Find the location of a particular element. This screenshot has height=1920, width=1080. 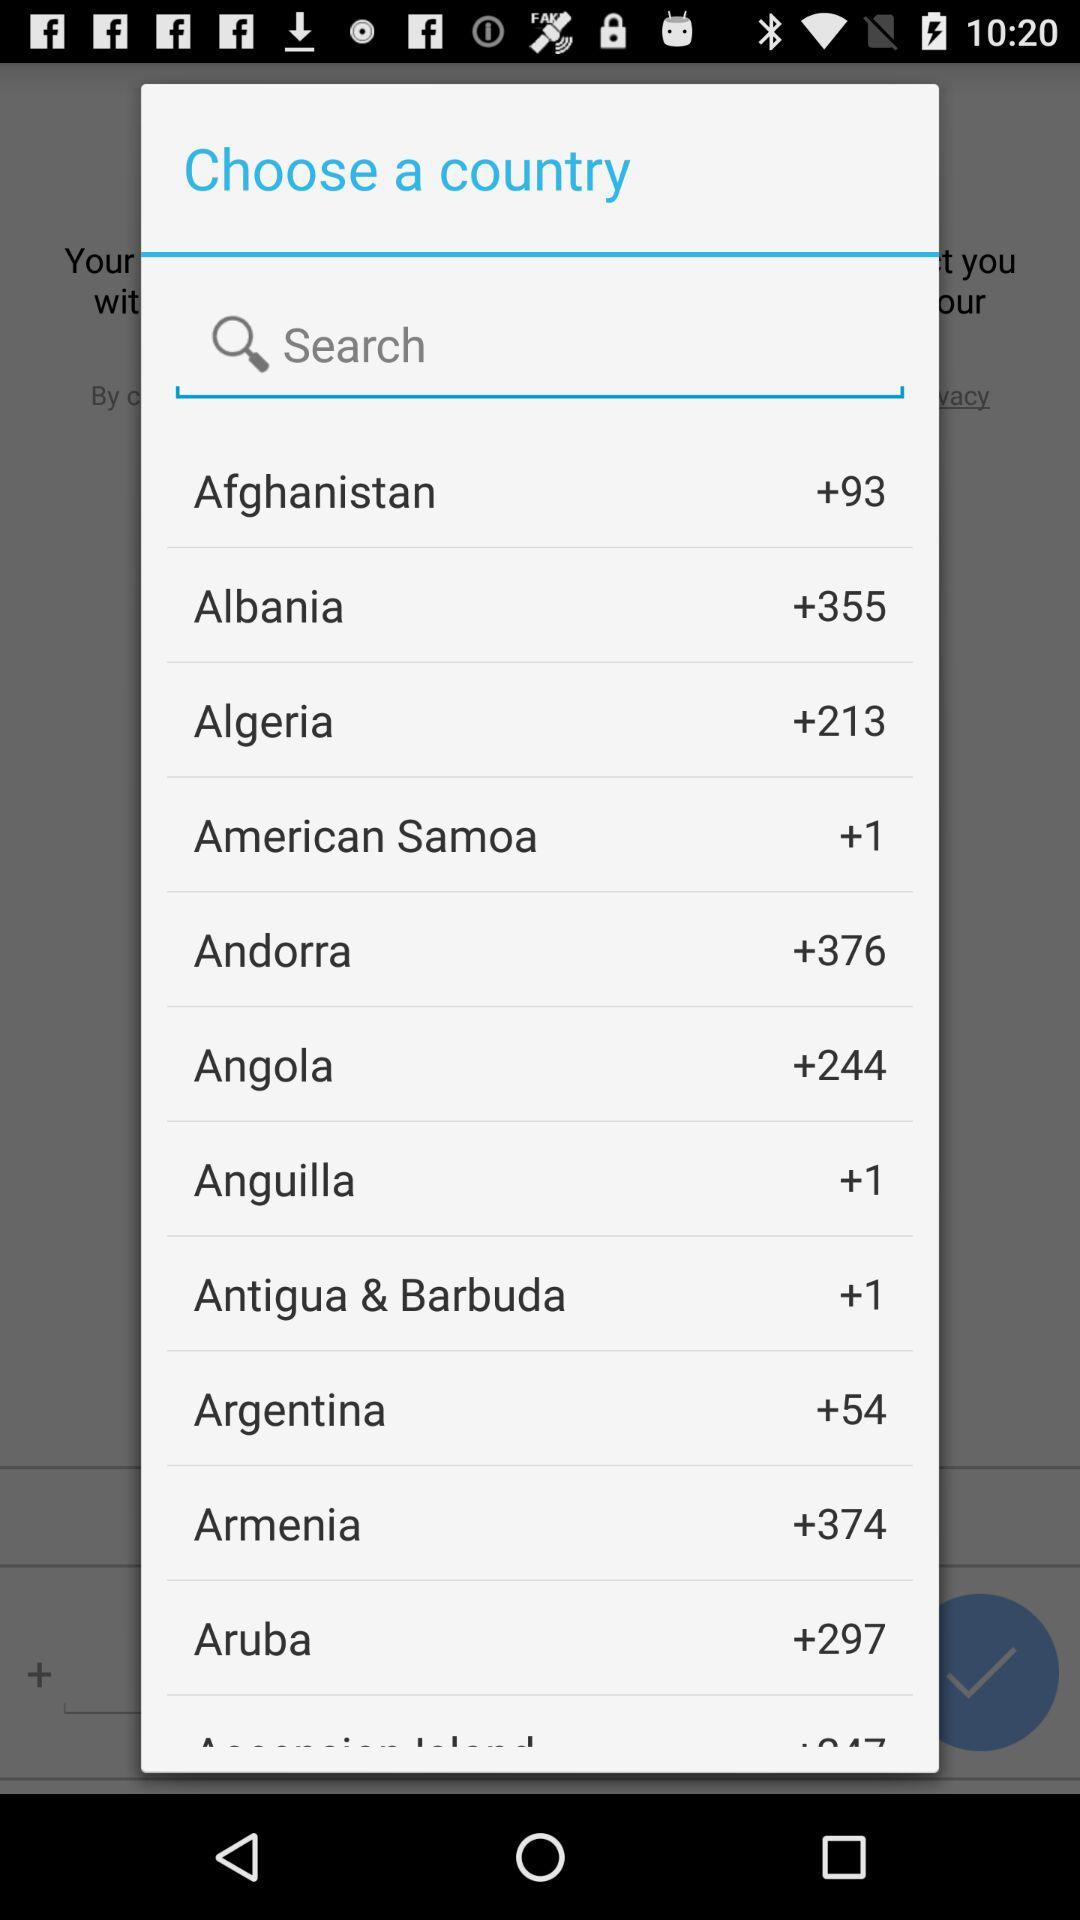

app below antigua & barbuda app is located at coordinates (290, 1407).